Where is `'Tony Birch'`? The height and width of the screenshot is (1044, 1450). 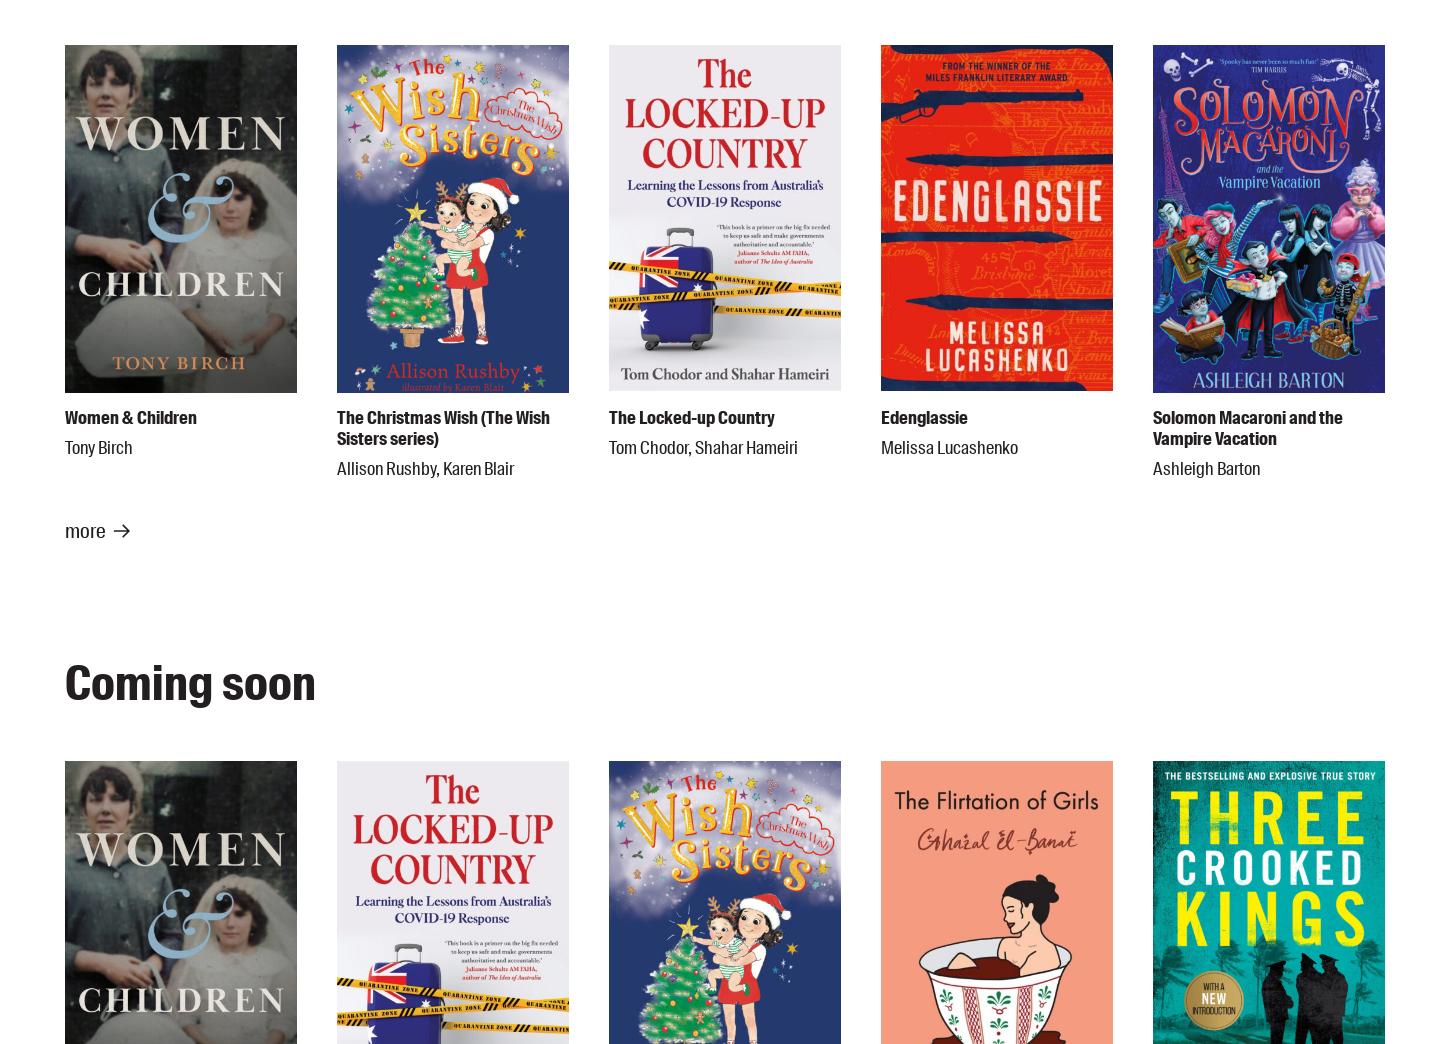
'Tony Birch' is located at coordinates (99, 446).